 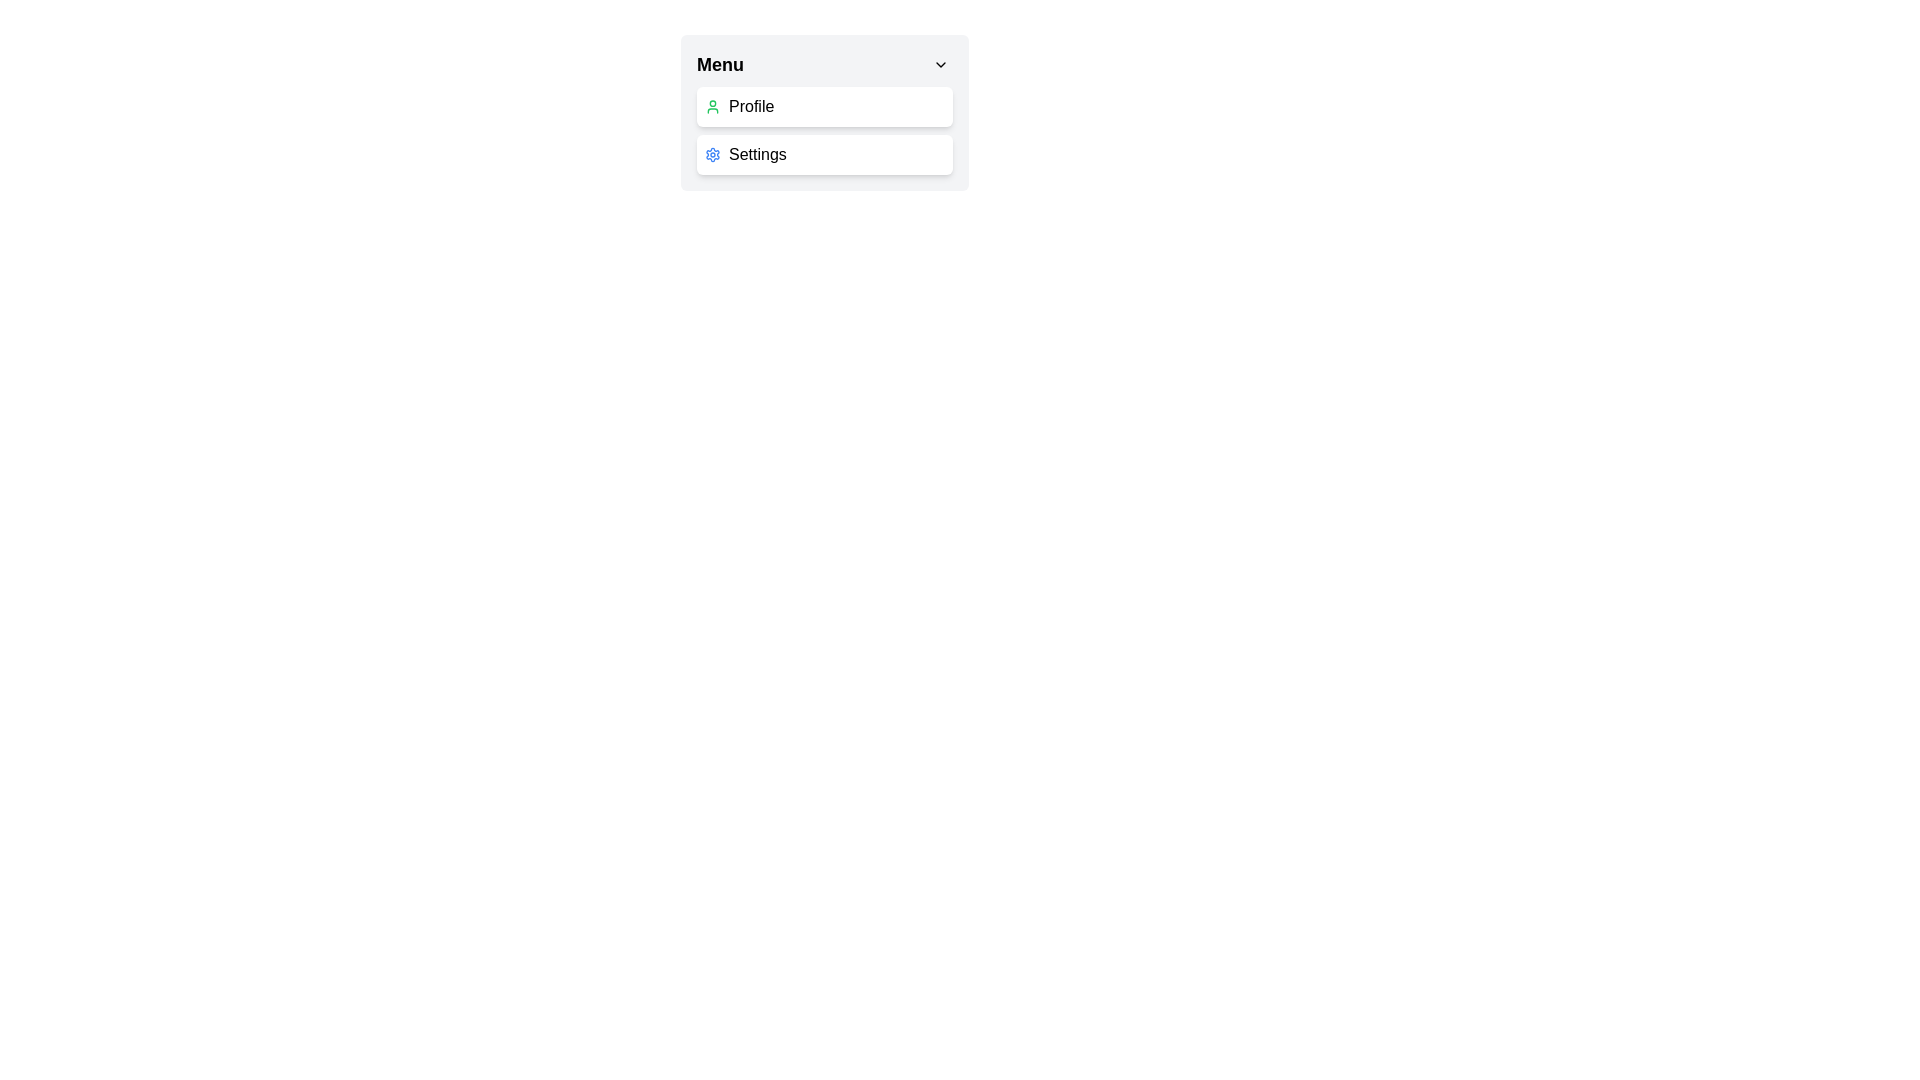 What do you see at coordinates (756, 153) in the screenshot?
I see `the 'Settings' text label in the dropdown menu, which is styled in a standard font and appears on a white background, located to the right of a gear-shaped icon` at bounding box center [756, 153].